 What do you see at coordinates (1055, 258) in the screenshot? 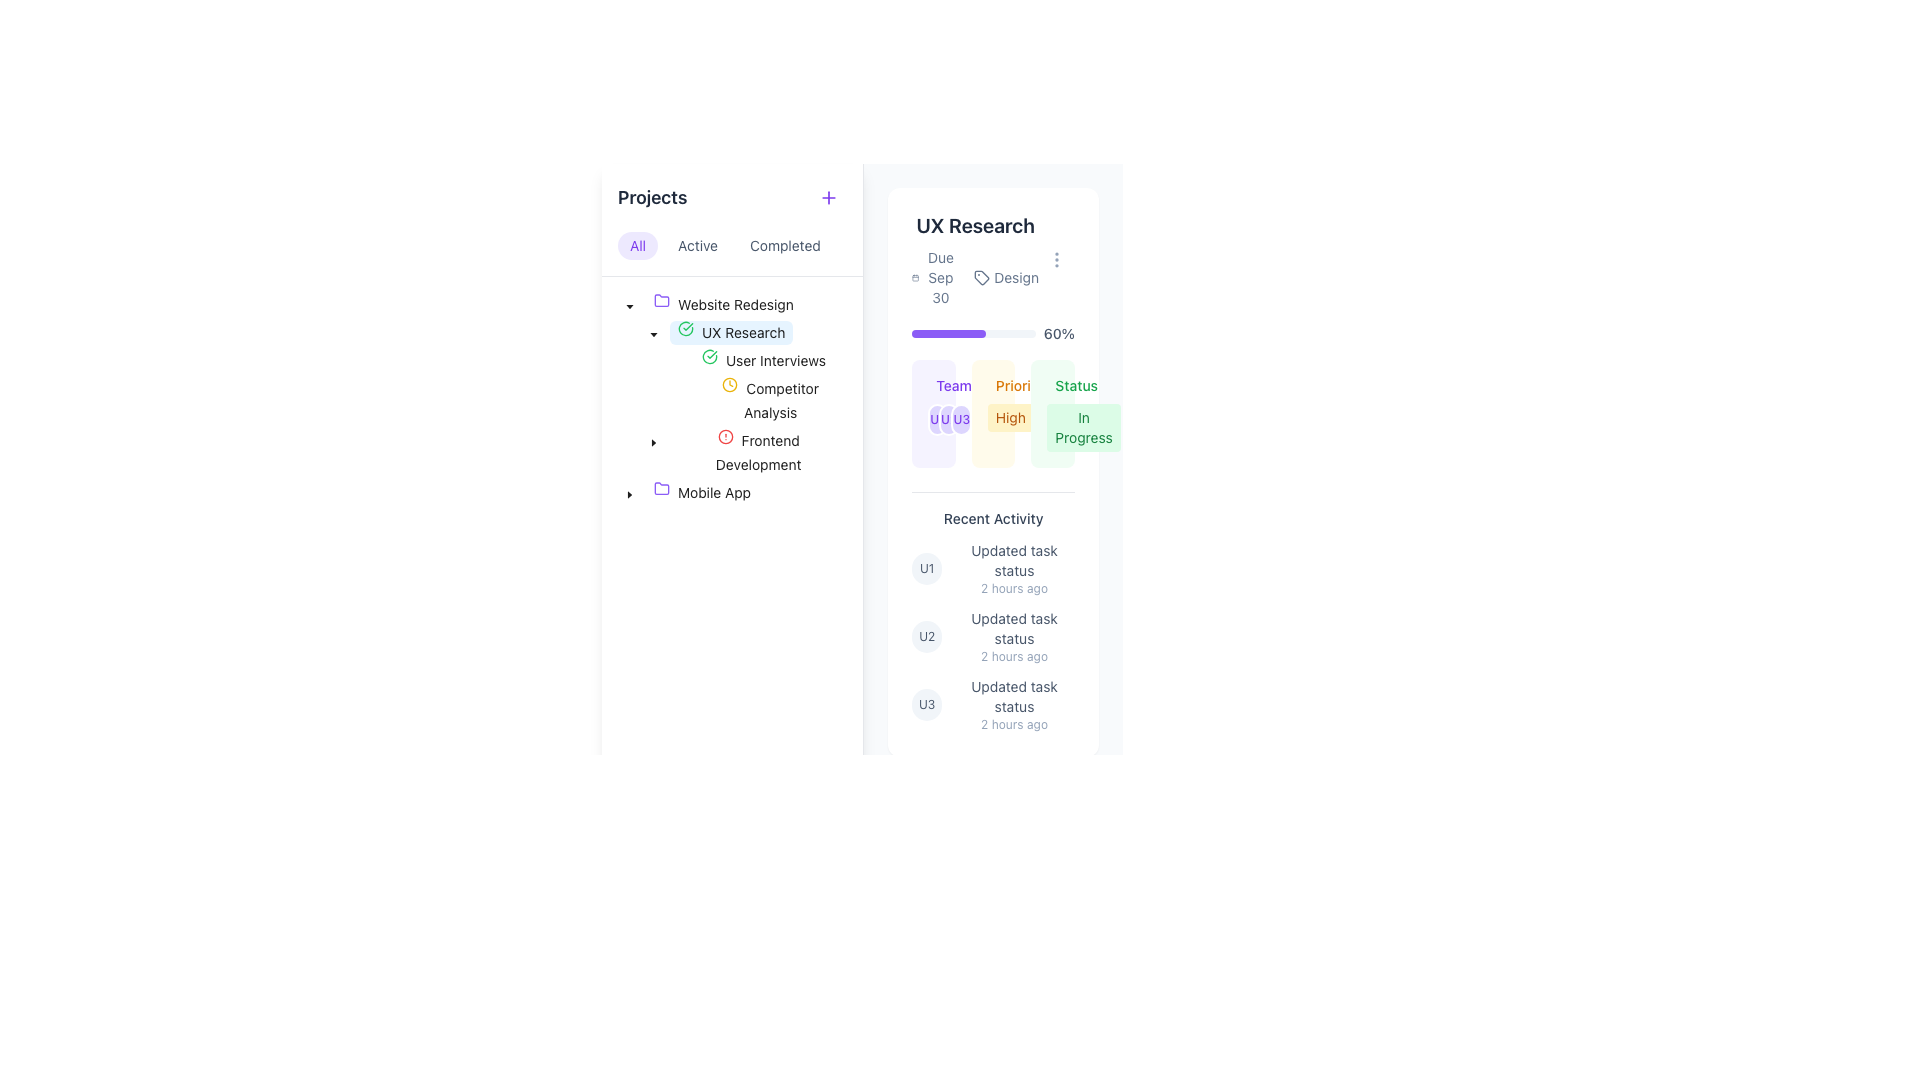
I see `the vertical ellipsis icon inside the button in the top-right corner of the 'UX Research' section` at bounding box center [1055, 258].